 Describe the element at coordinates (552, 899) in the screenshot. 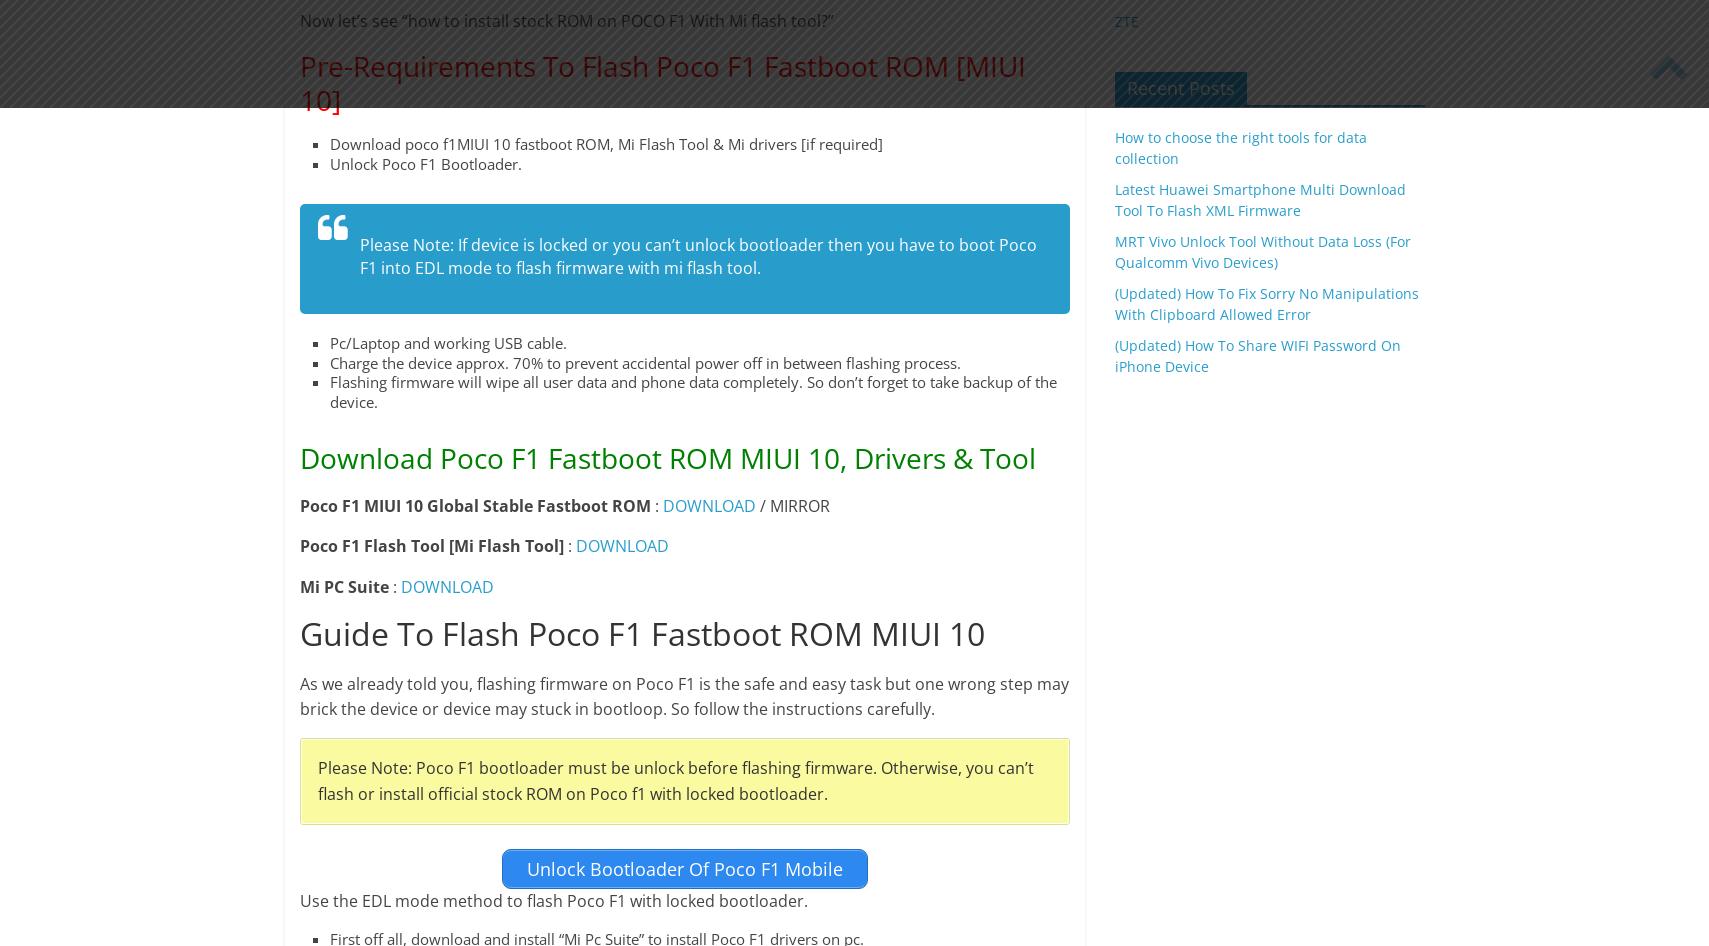

I see `'Use the EDL mode method to flash Poco F1 with locked bootloader.'` at that location.